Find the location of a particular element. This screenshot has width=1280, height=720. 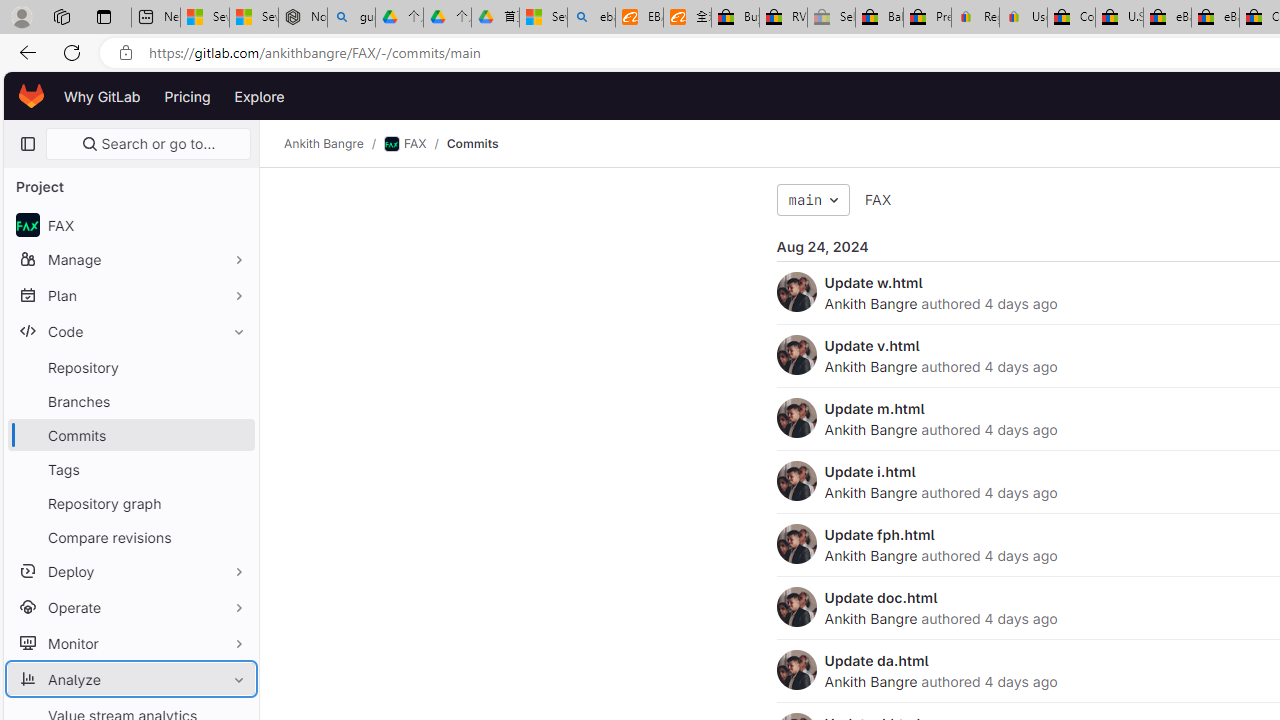

'Update doc.html' is located at coordinates (880, 596).